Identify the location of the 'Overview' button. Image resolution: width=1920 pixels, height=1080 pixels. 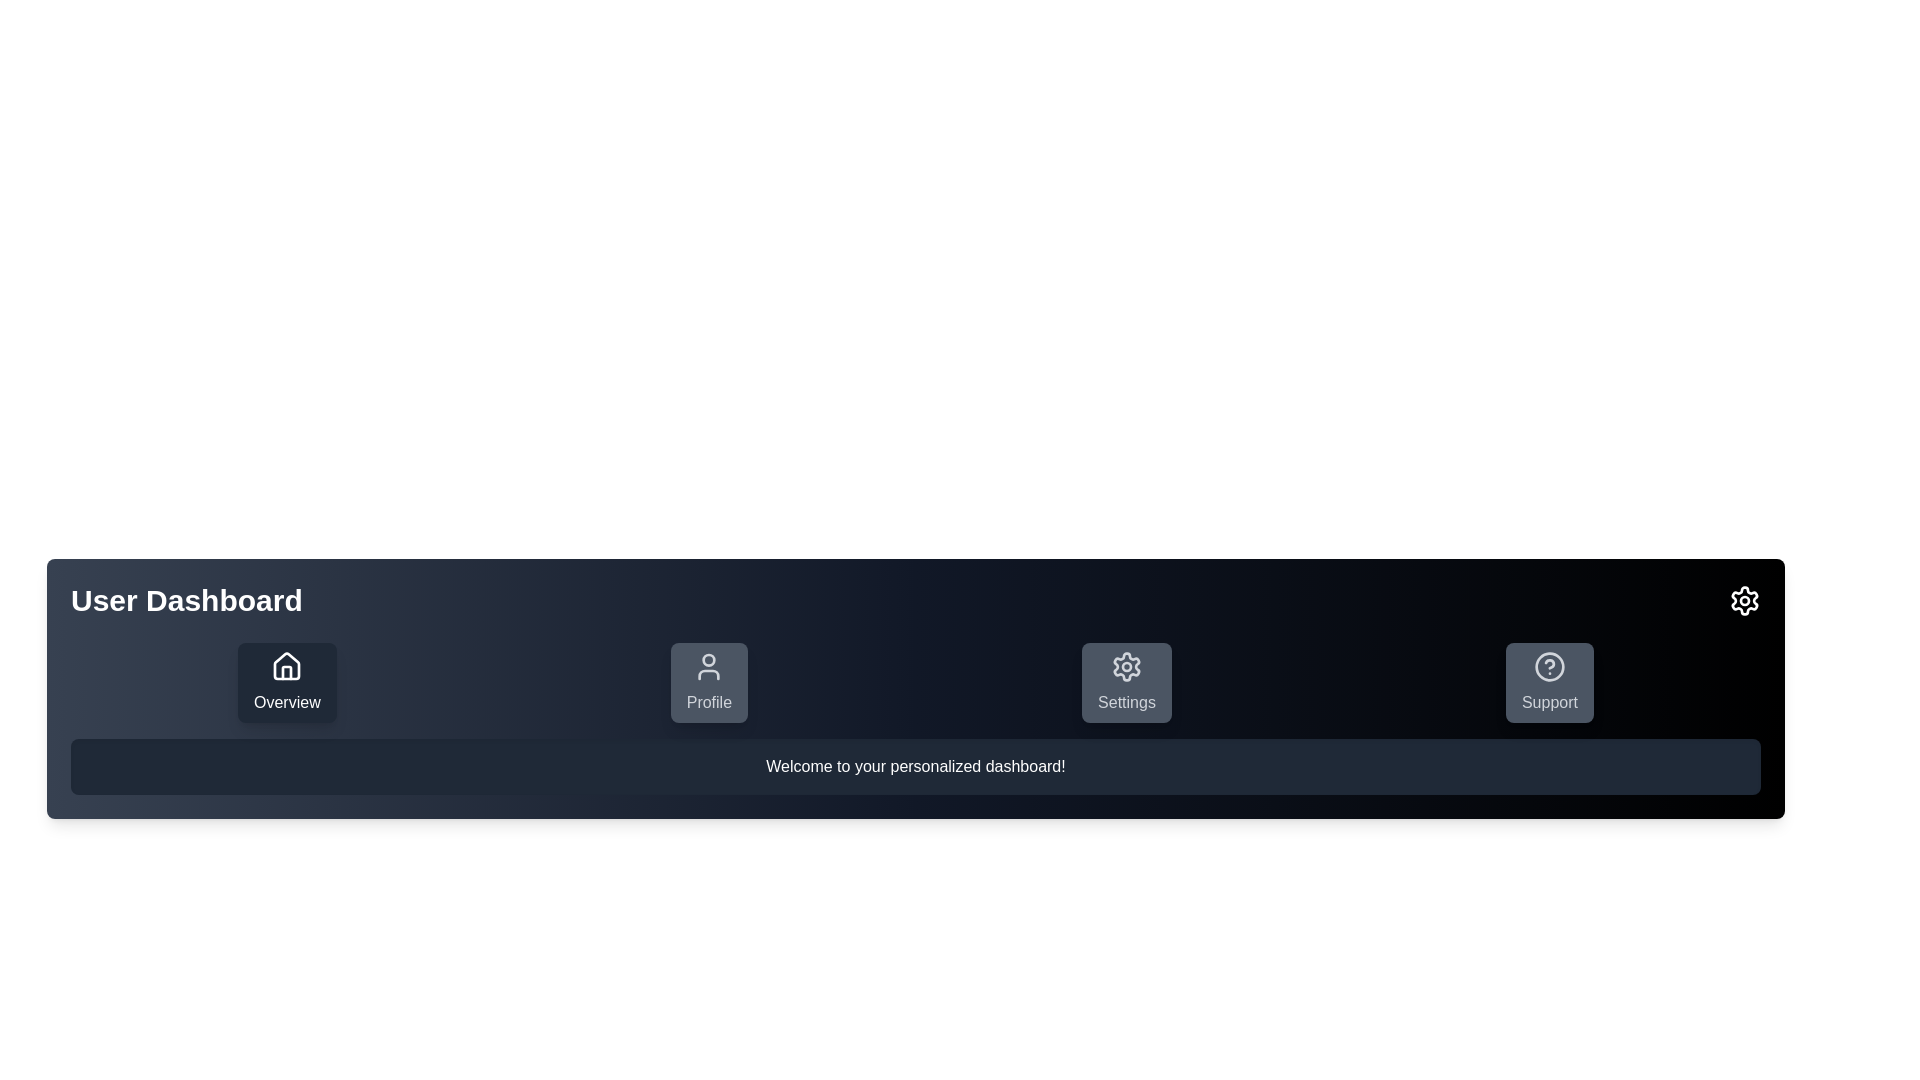
(286, 681).